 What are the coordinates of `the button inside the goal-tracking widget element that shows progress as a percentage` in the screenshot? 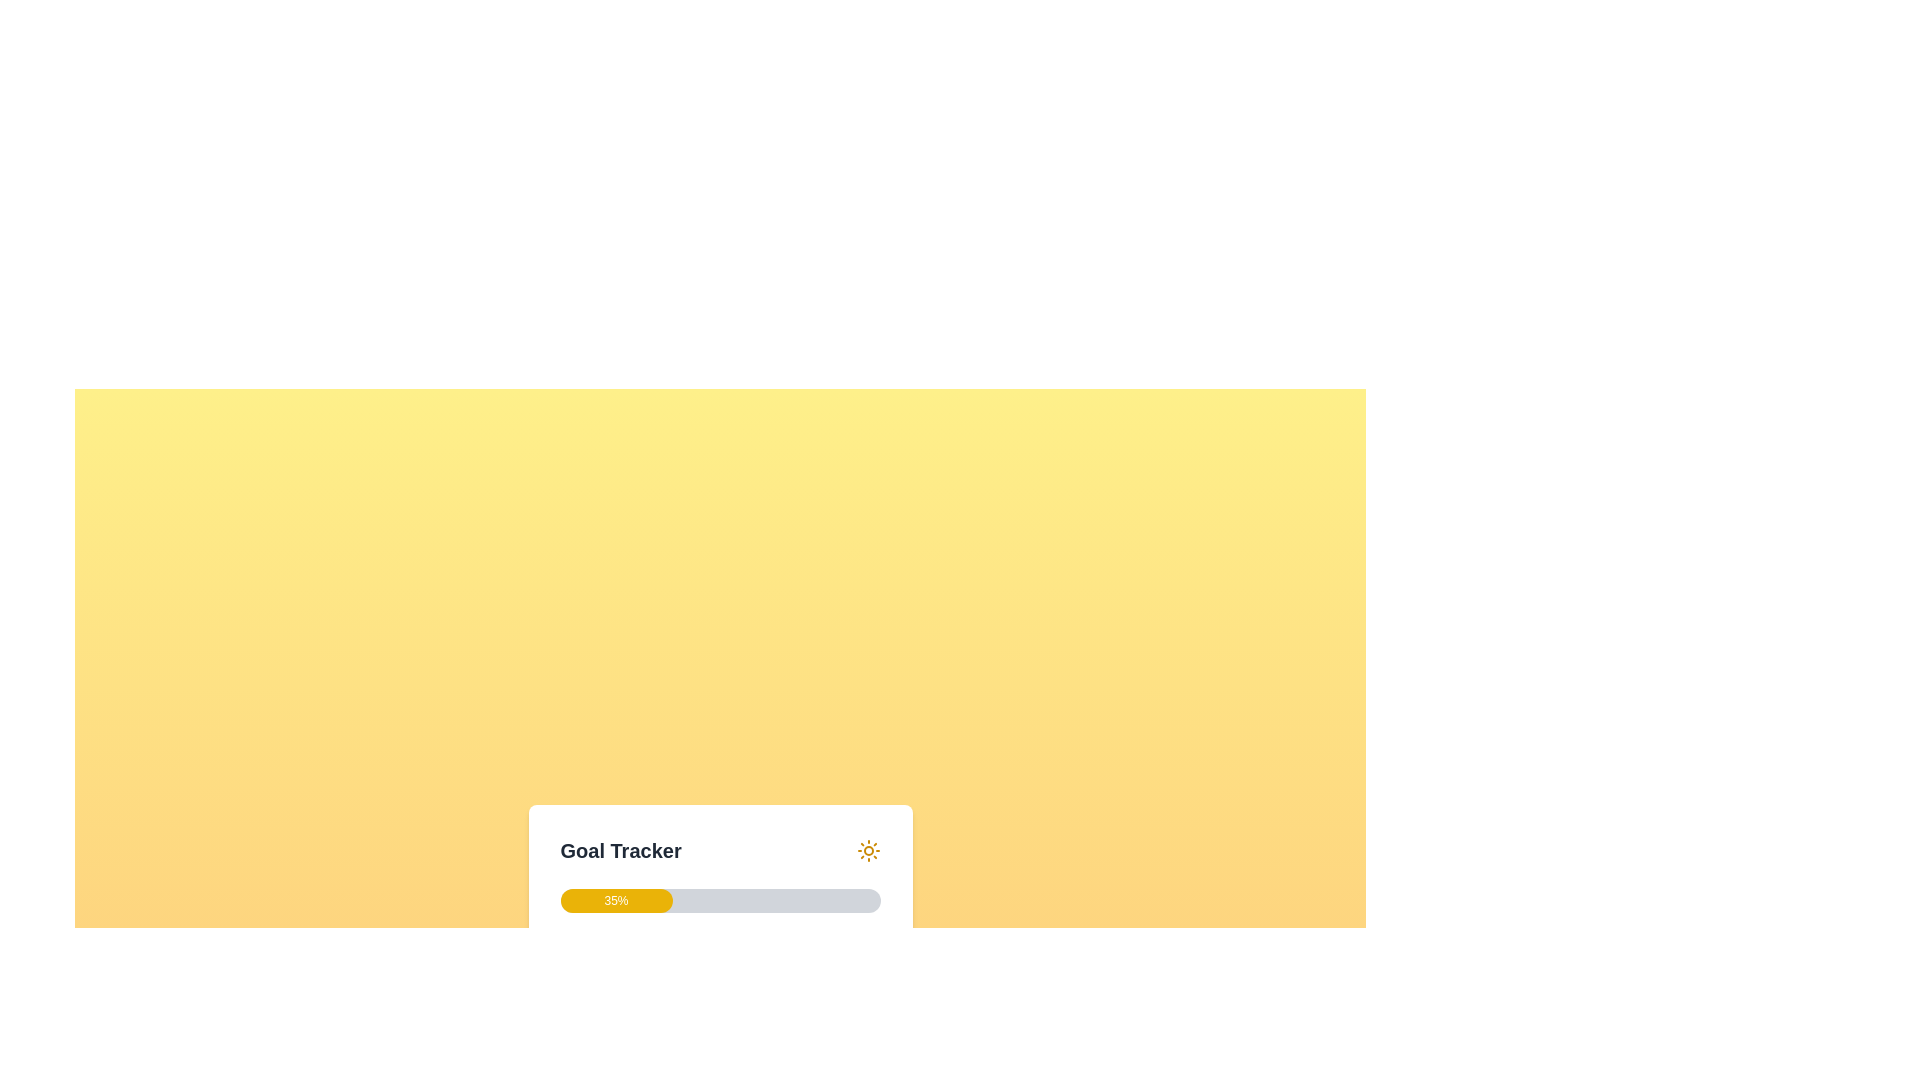 It's located at (720, 929).